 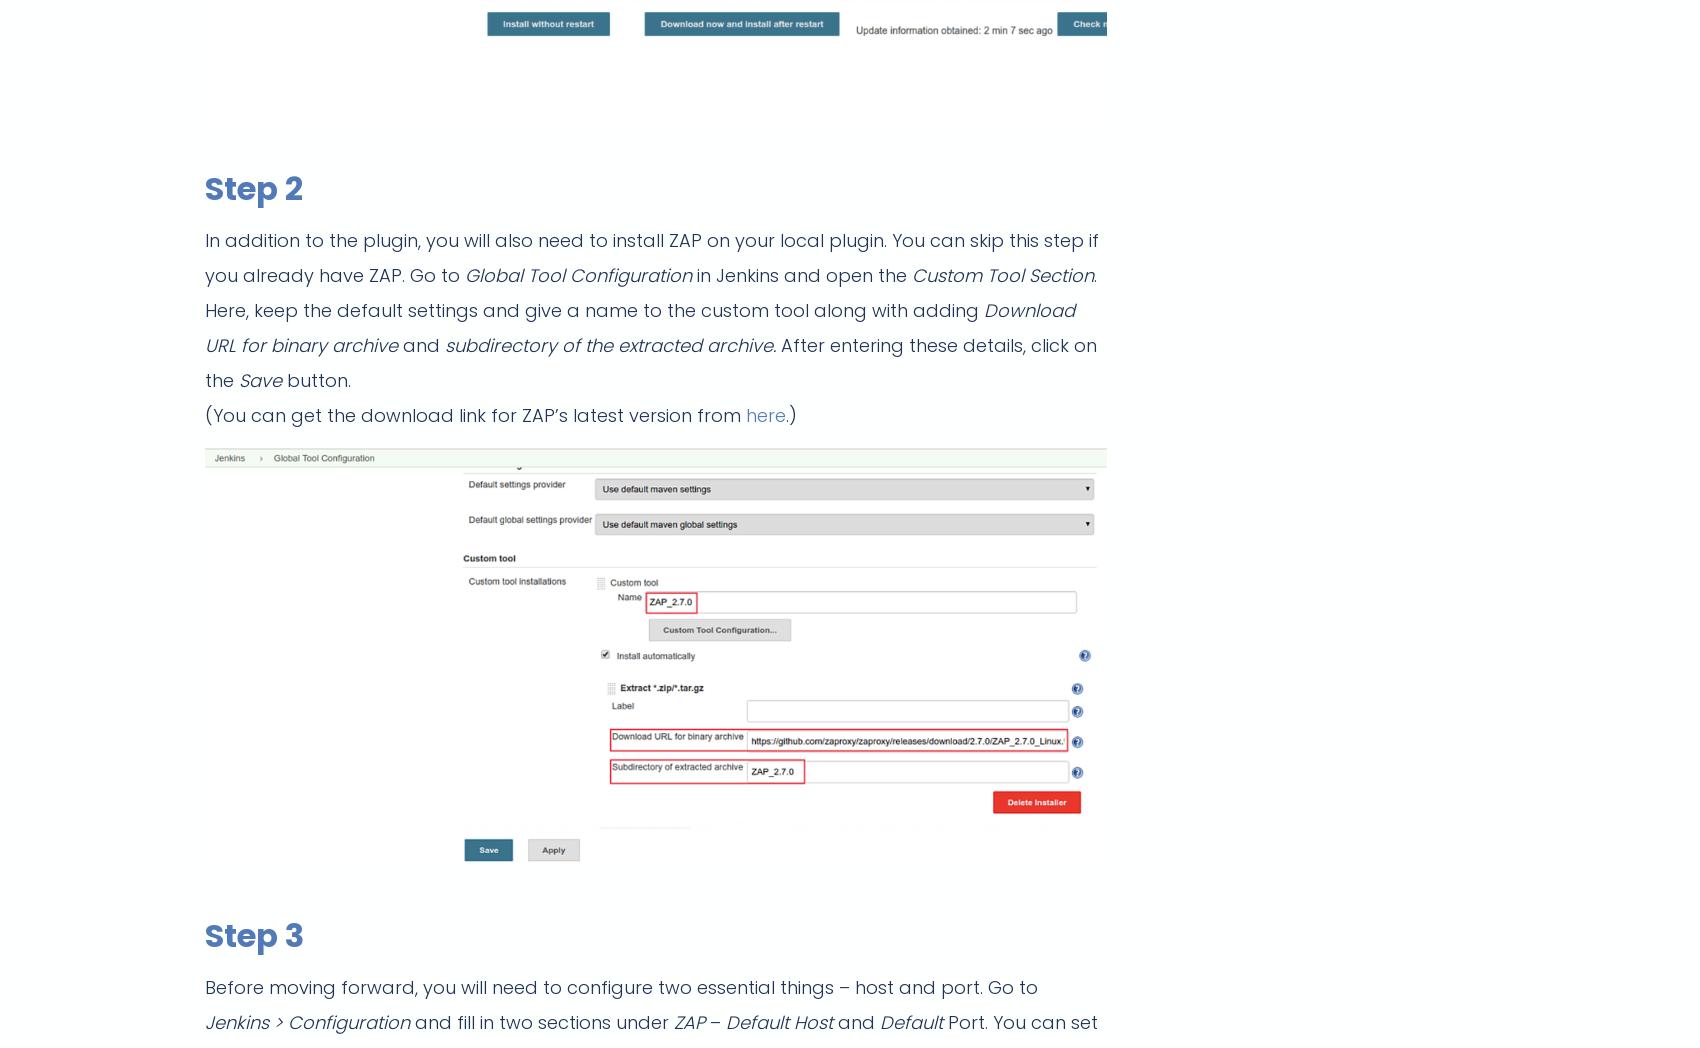 I want to click on '(You can get the download link for ZAP’s latest version from', so click(x=204, y=415).